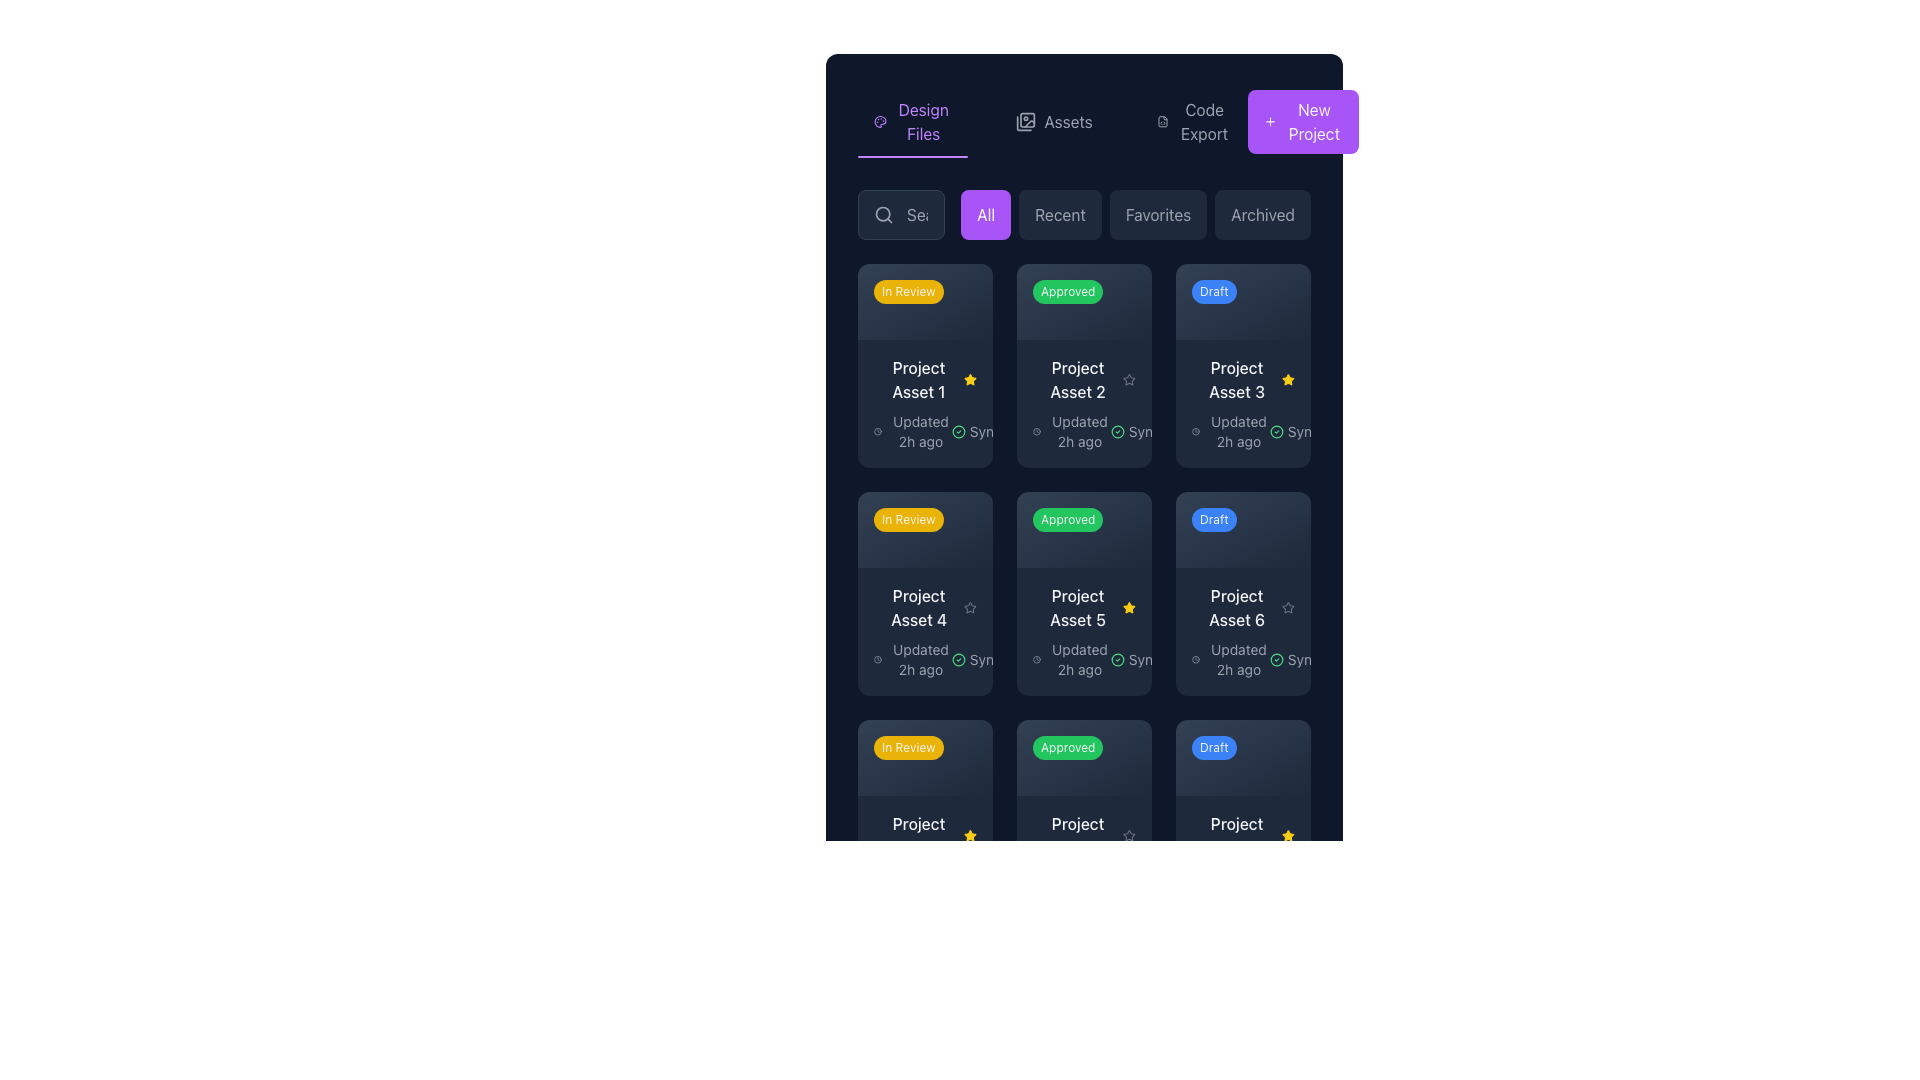 This screenshot has width=1920, height=1080. I want to click on the green rectangular 'Approved' status badge located in the fifth card of the second row, which is labeled 'Project Asset 5', so click(1079, 522).